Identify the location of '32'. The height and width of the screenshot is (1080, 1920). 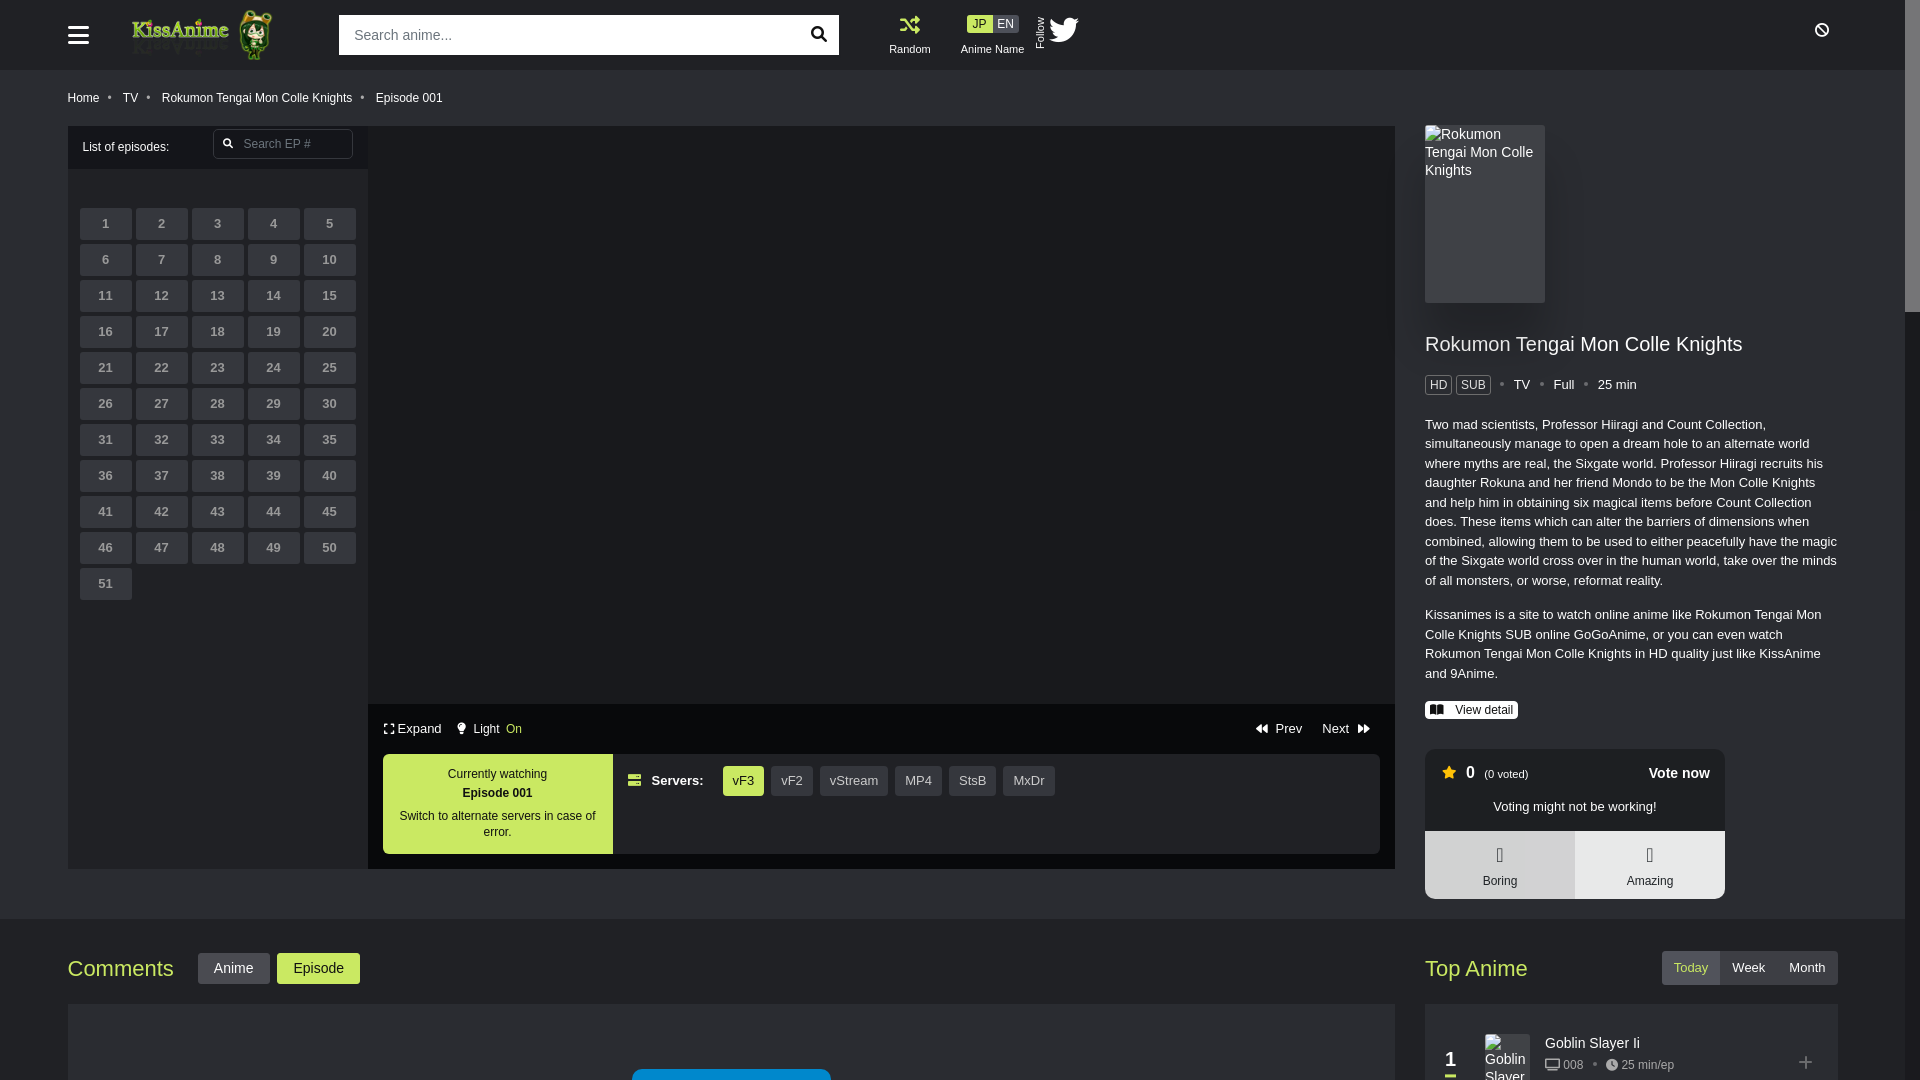
(162, 438).